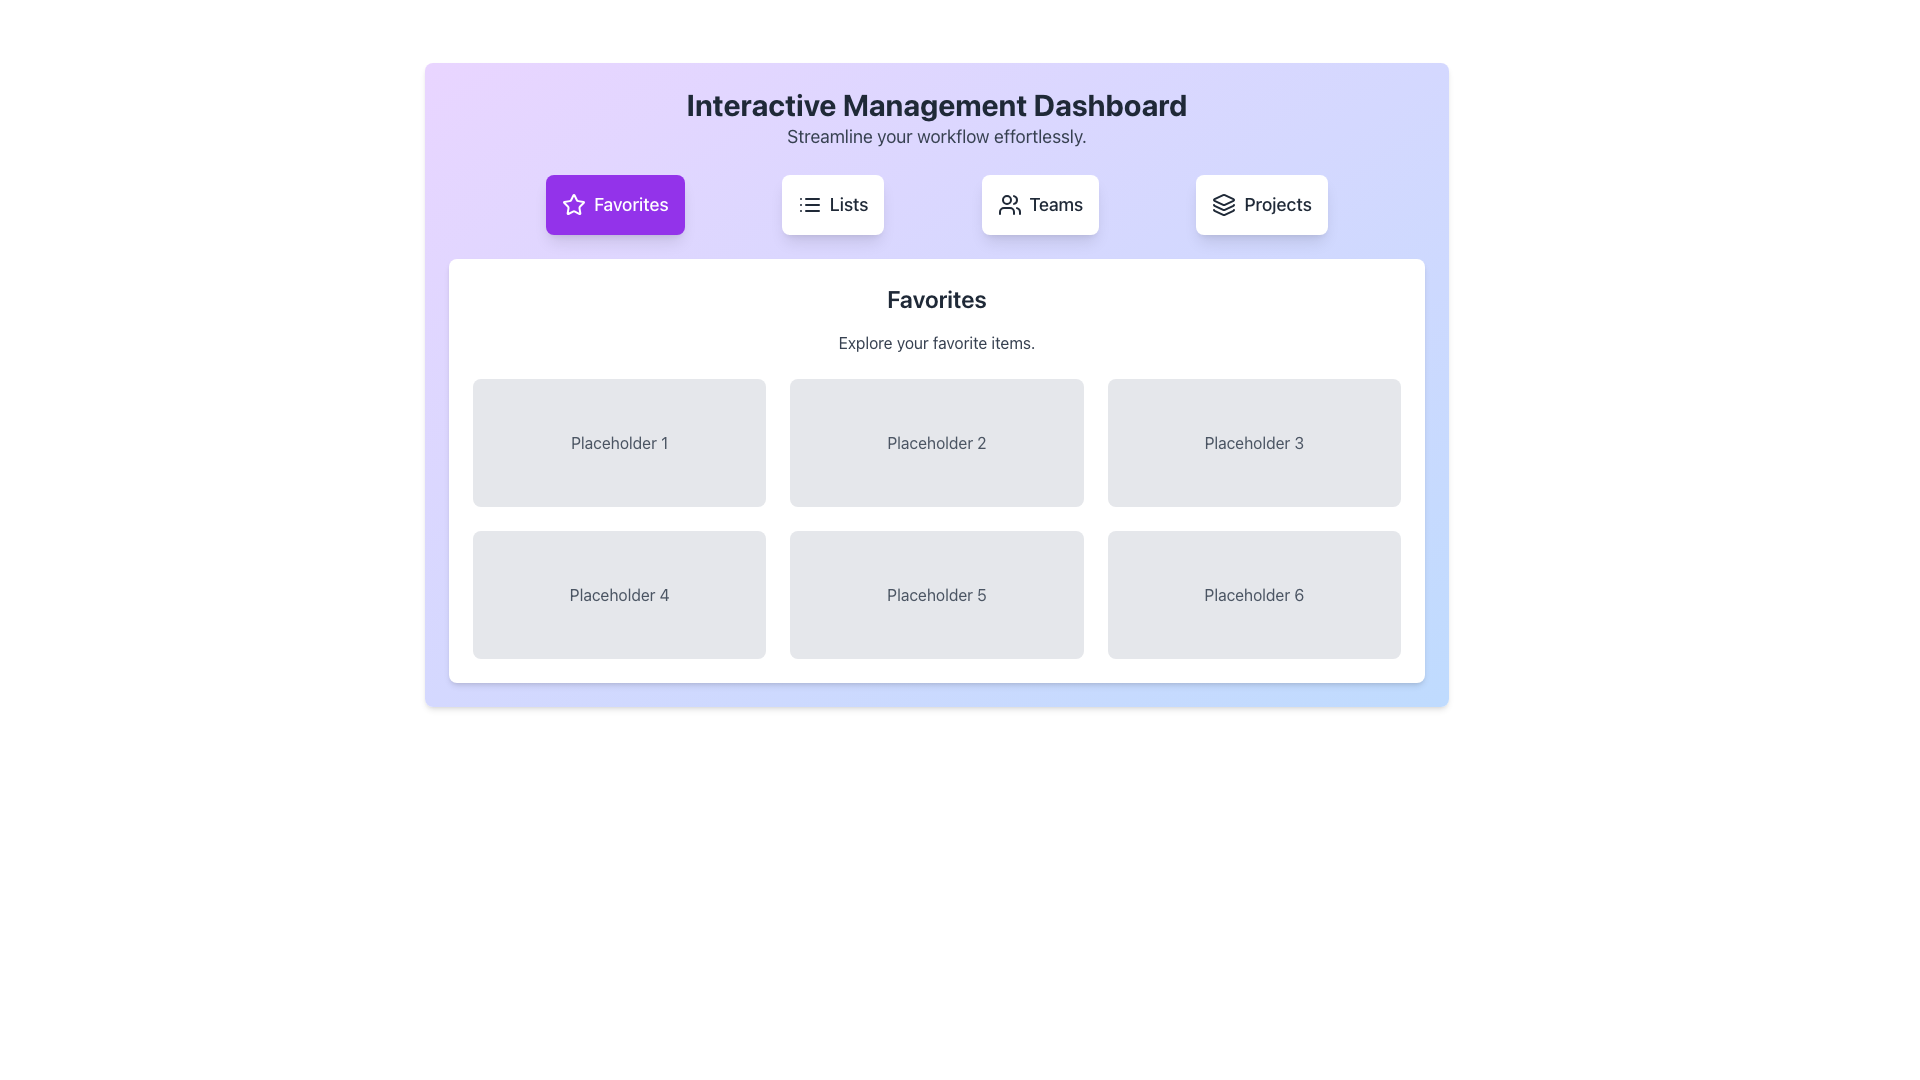  I want to click on the text block titled 'Interactive Management Dashboard', so click(935, 119).